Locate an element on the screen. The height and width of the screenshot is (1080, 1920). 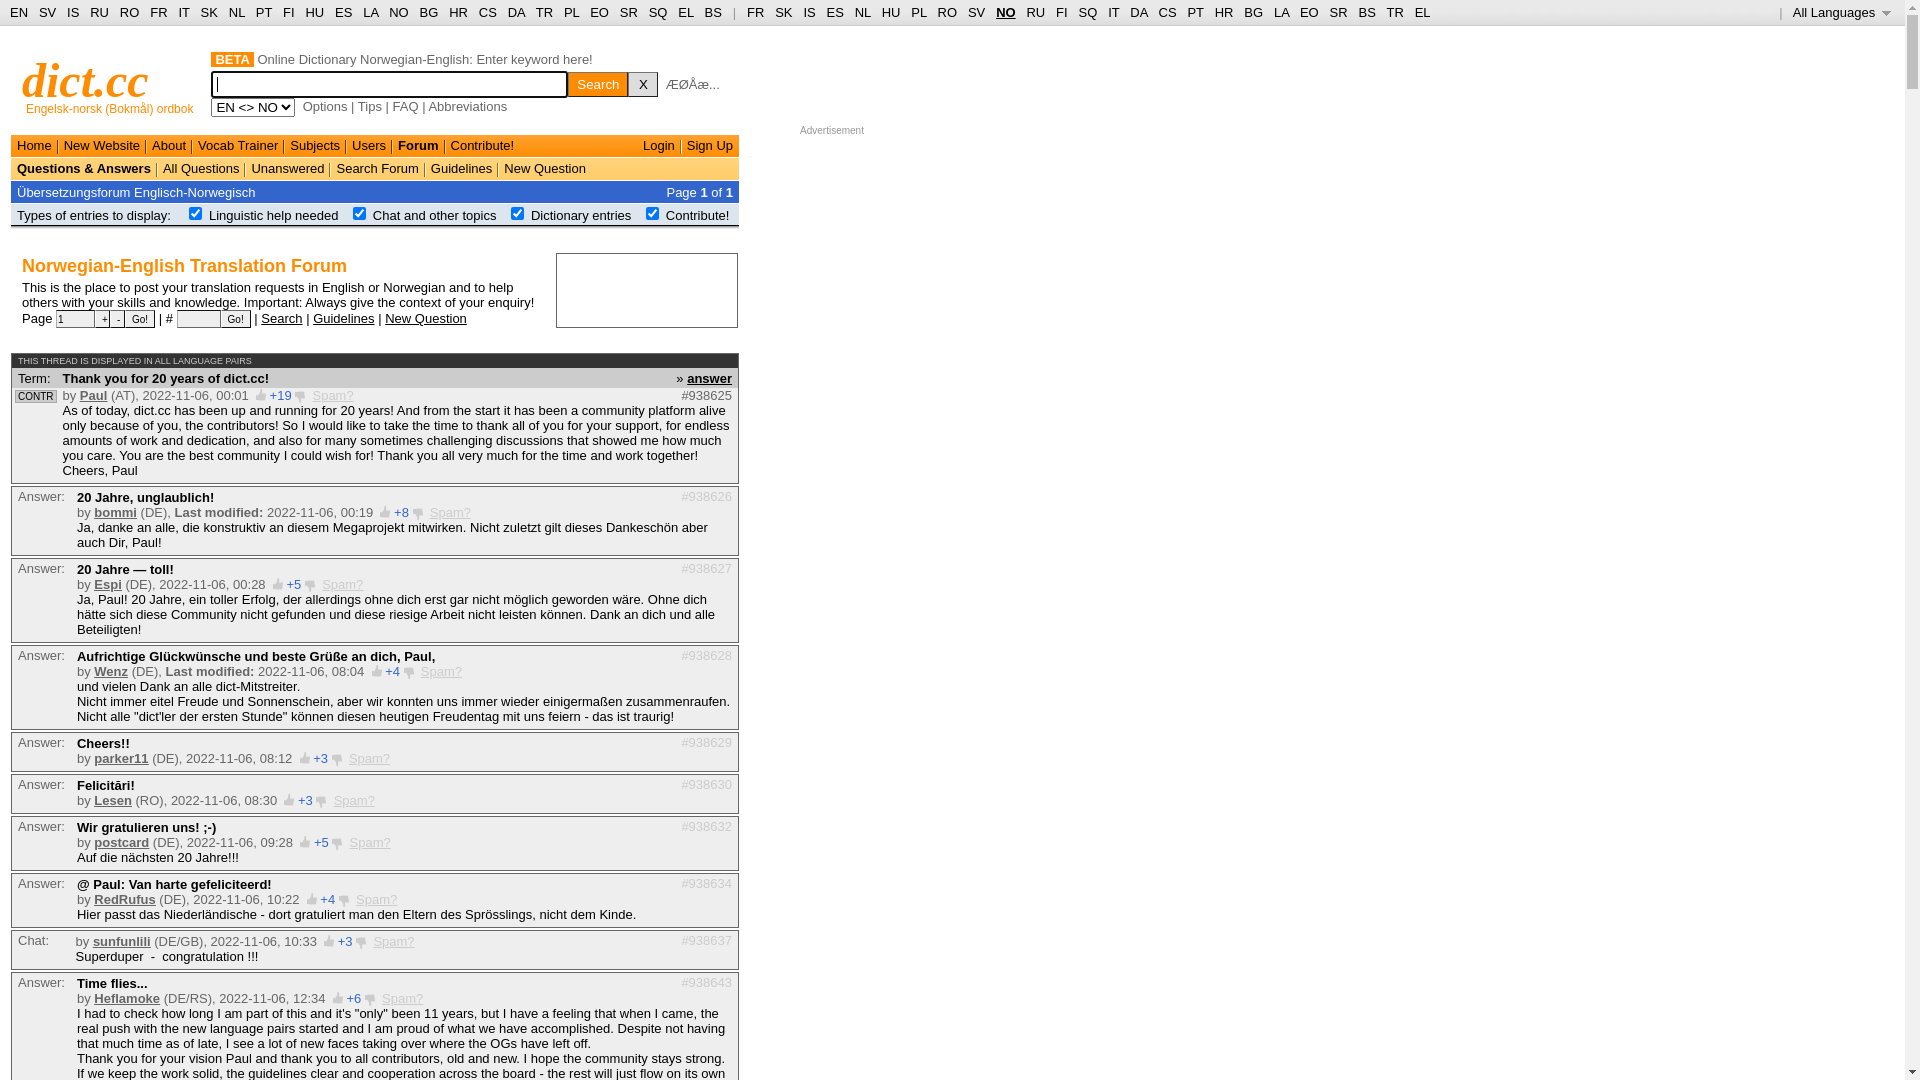
'Heflamoke' is located at coordinates (93, 998).